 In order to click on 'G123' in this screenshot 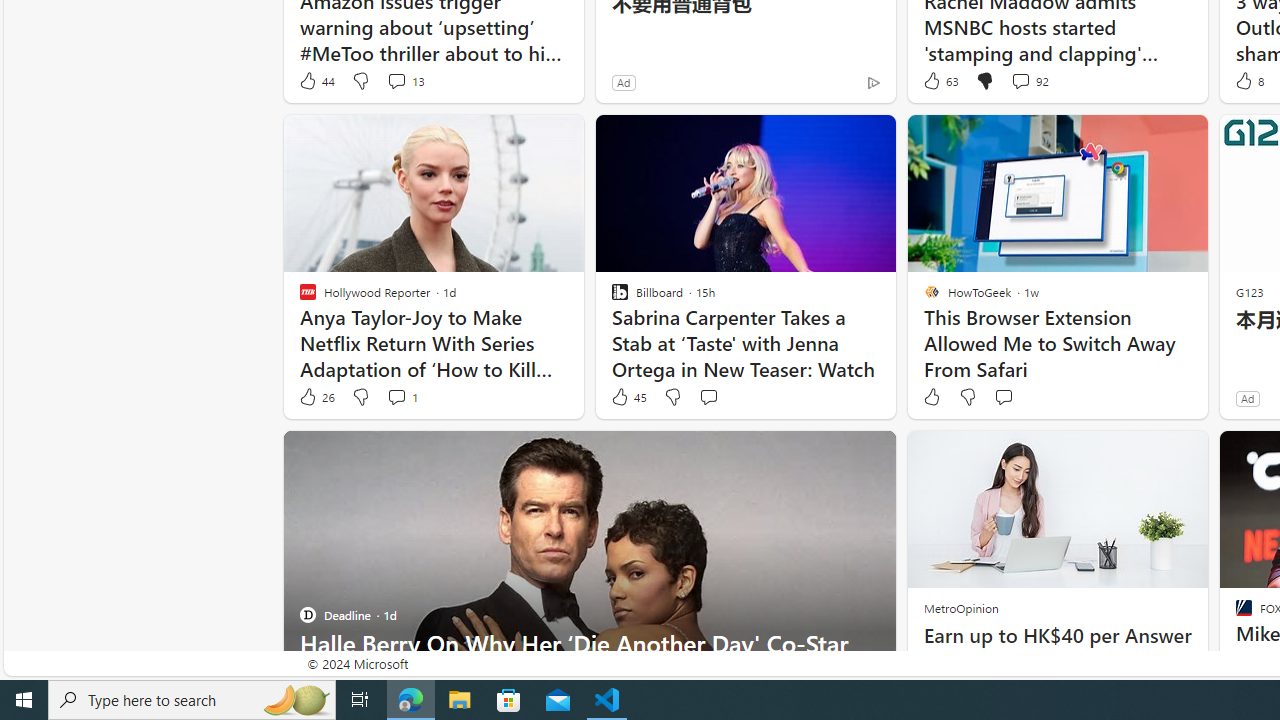, I will do `click(1248, 291)`.